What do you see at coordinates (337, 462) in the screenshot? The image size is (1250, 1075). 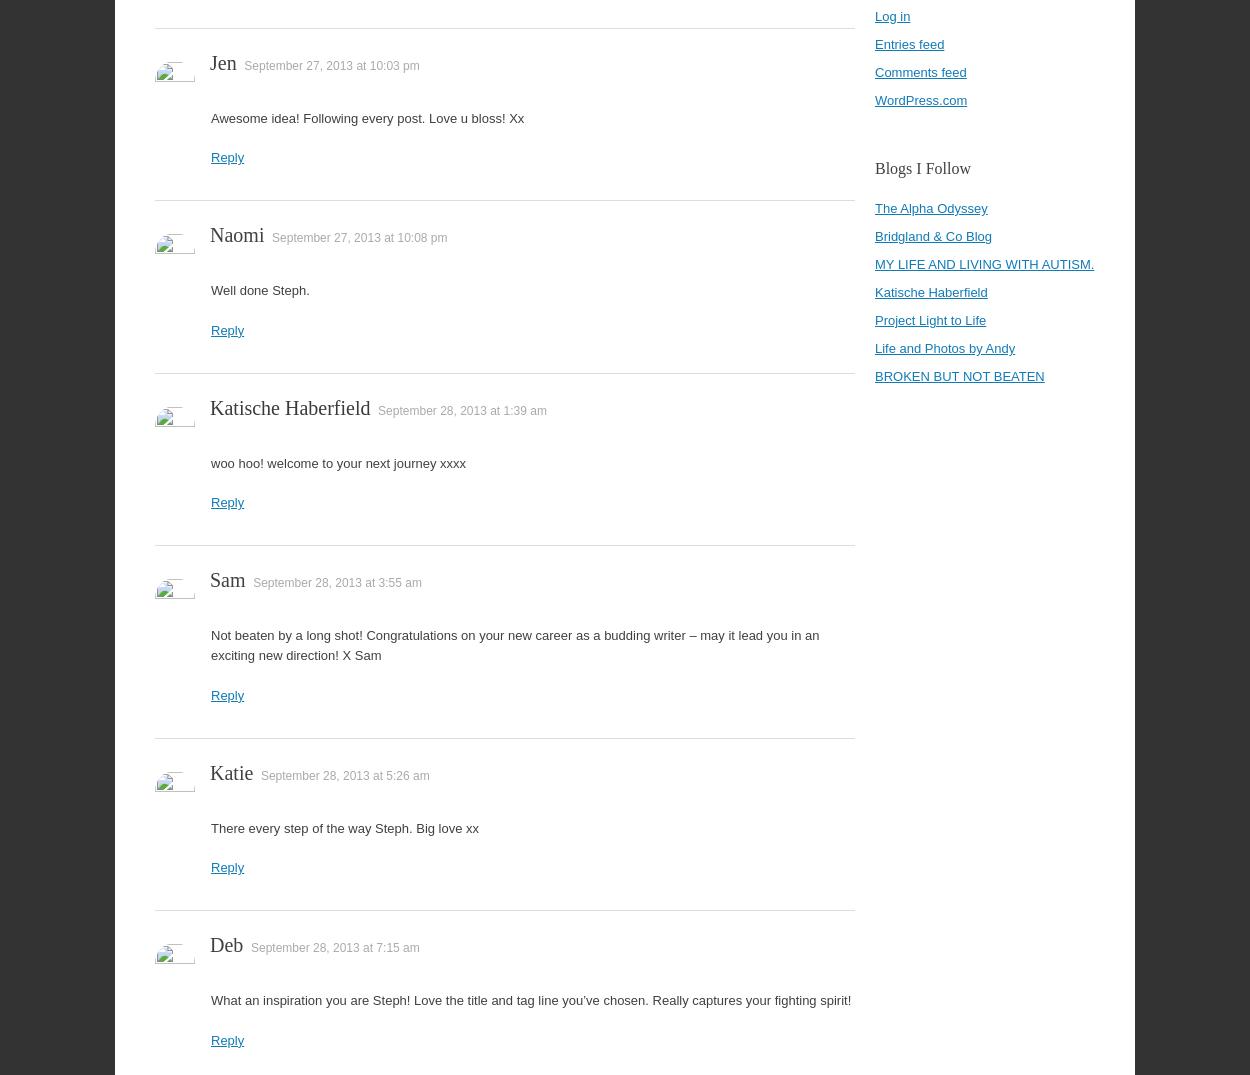 I see `'woo hoo! welcome to your next journey xxxx'` at bounding box center [337, 462].